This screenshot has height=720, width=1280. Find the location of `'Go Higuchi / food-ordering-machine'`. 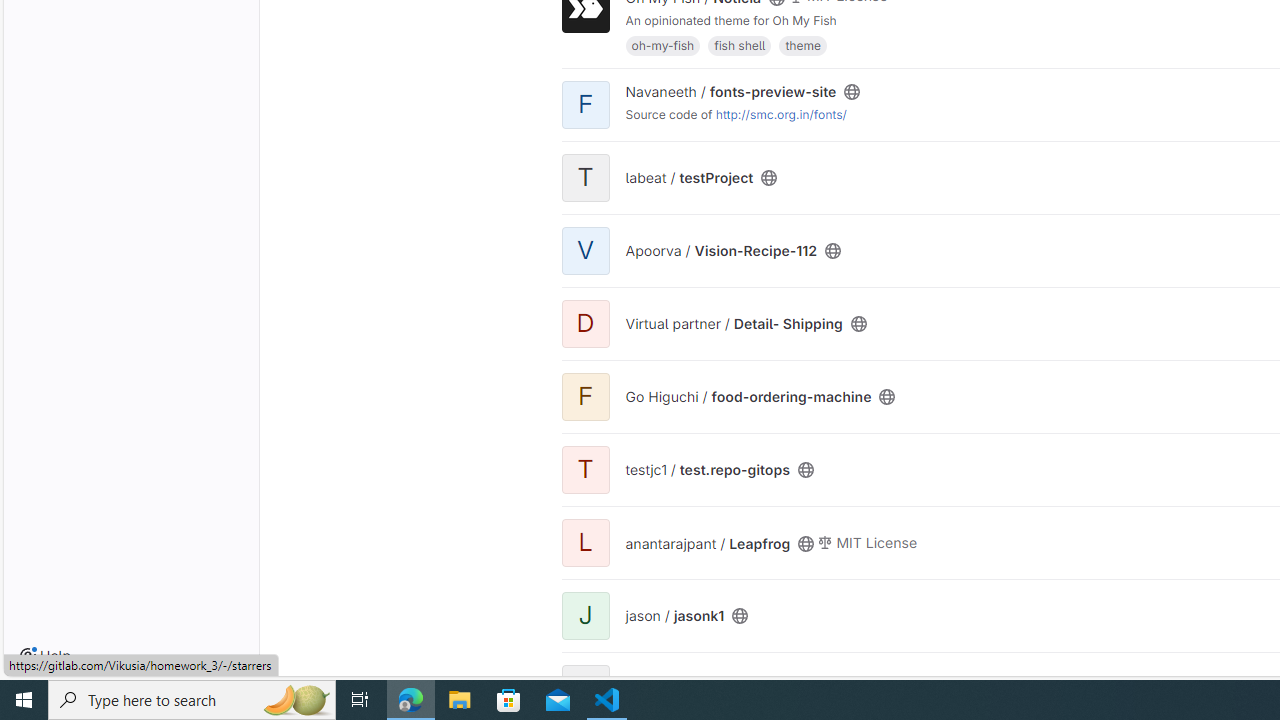

'Go Higuchi / food-ordering-machine' is located at coordinates (747, 397).